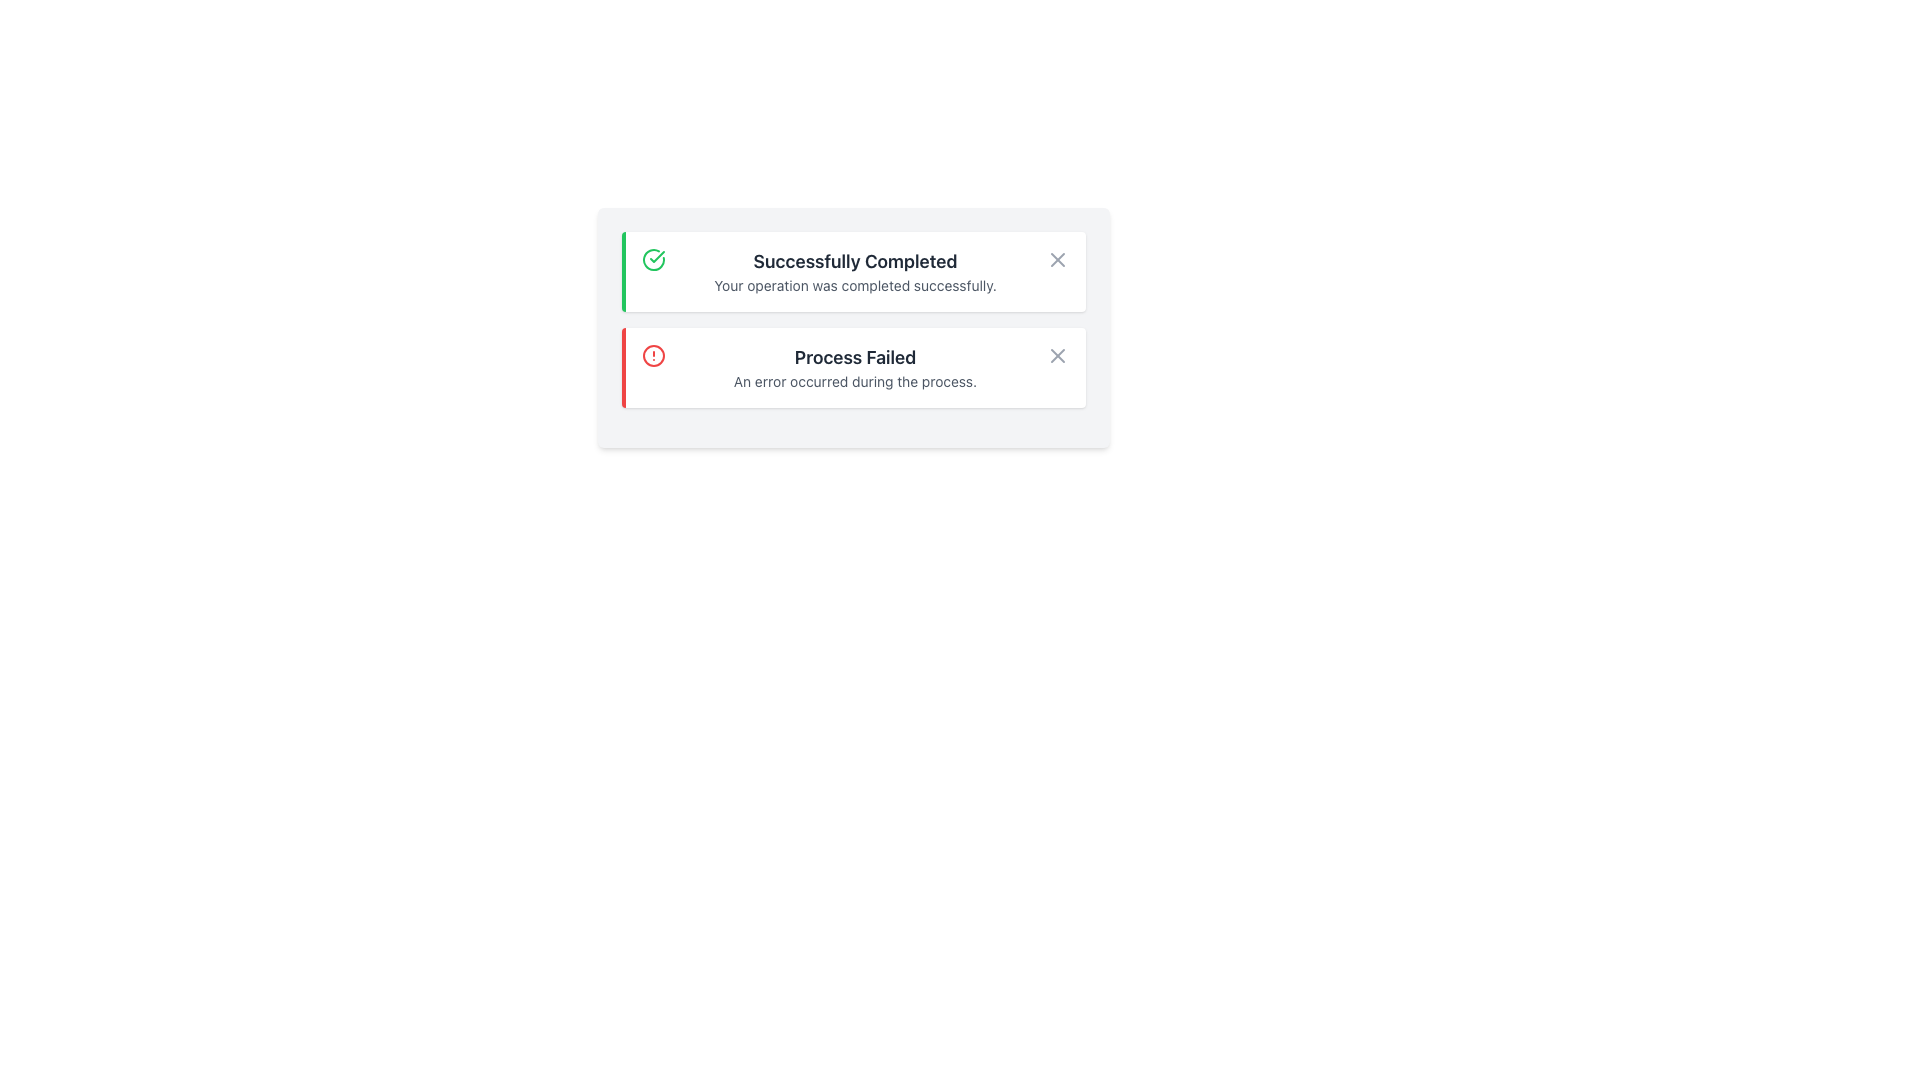 The width and height of the screenshot is (1920, 1080). What do you see at coordinates (855, 285) in the screenshot?
I see `message displayed in the text label that says 'Your operation was completed successfully.' located below the title 'Successfully Completed'` at bounding box center [855, 285].